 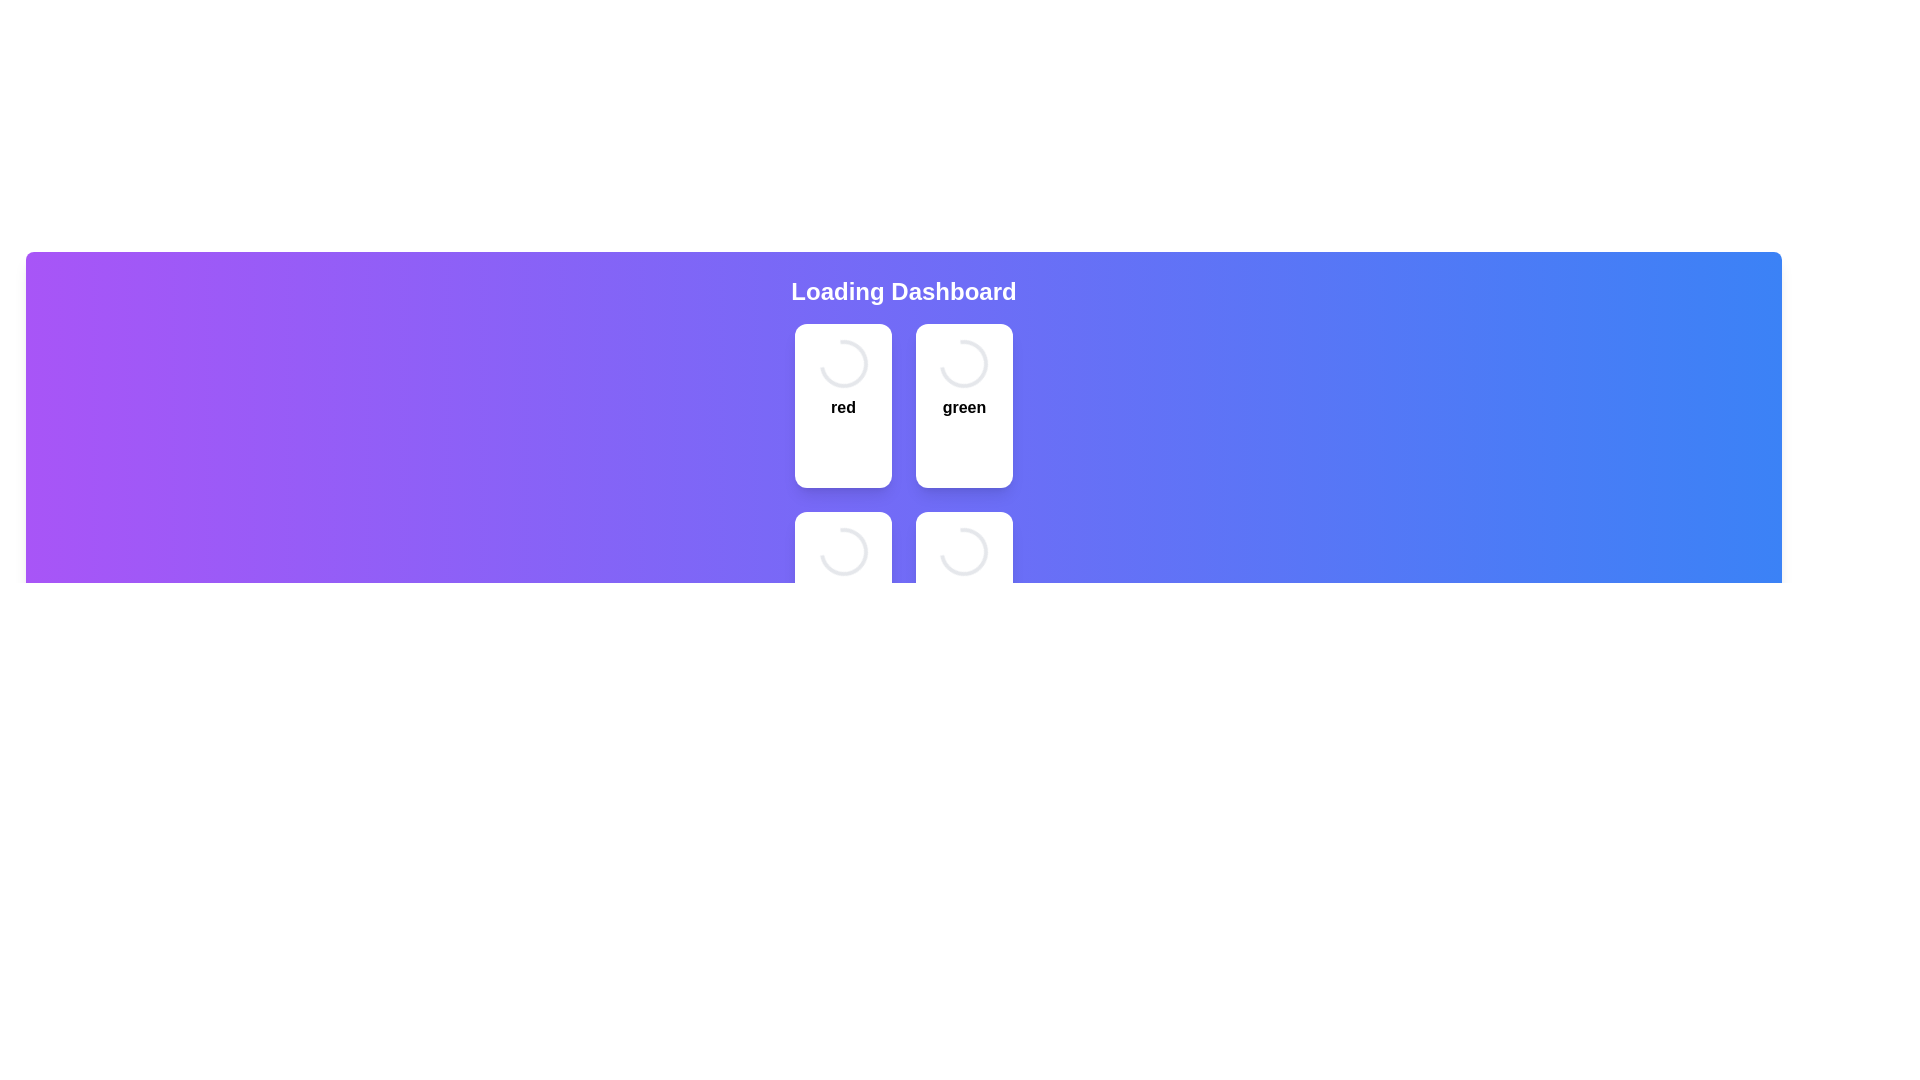 What do you see at coordinates (964, 405) in the screenshot?
I see `text displayed on the Card component with a spinner and 'Stop' button located in the second column of the first row within the 'Loading Dashboard'` at bounding box center [964, 405].